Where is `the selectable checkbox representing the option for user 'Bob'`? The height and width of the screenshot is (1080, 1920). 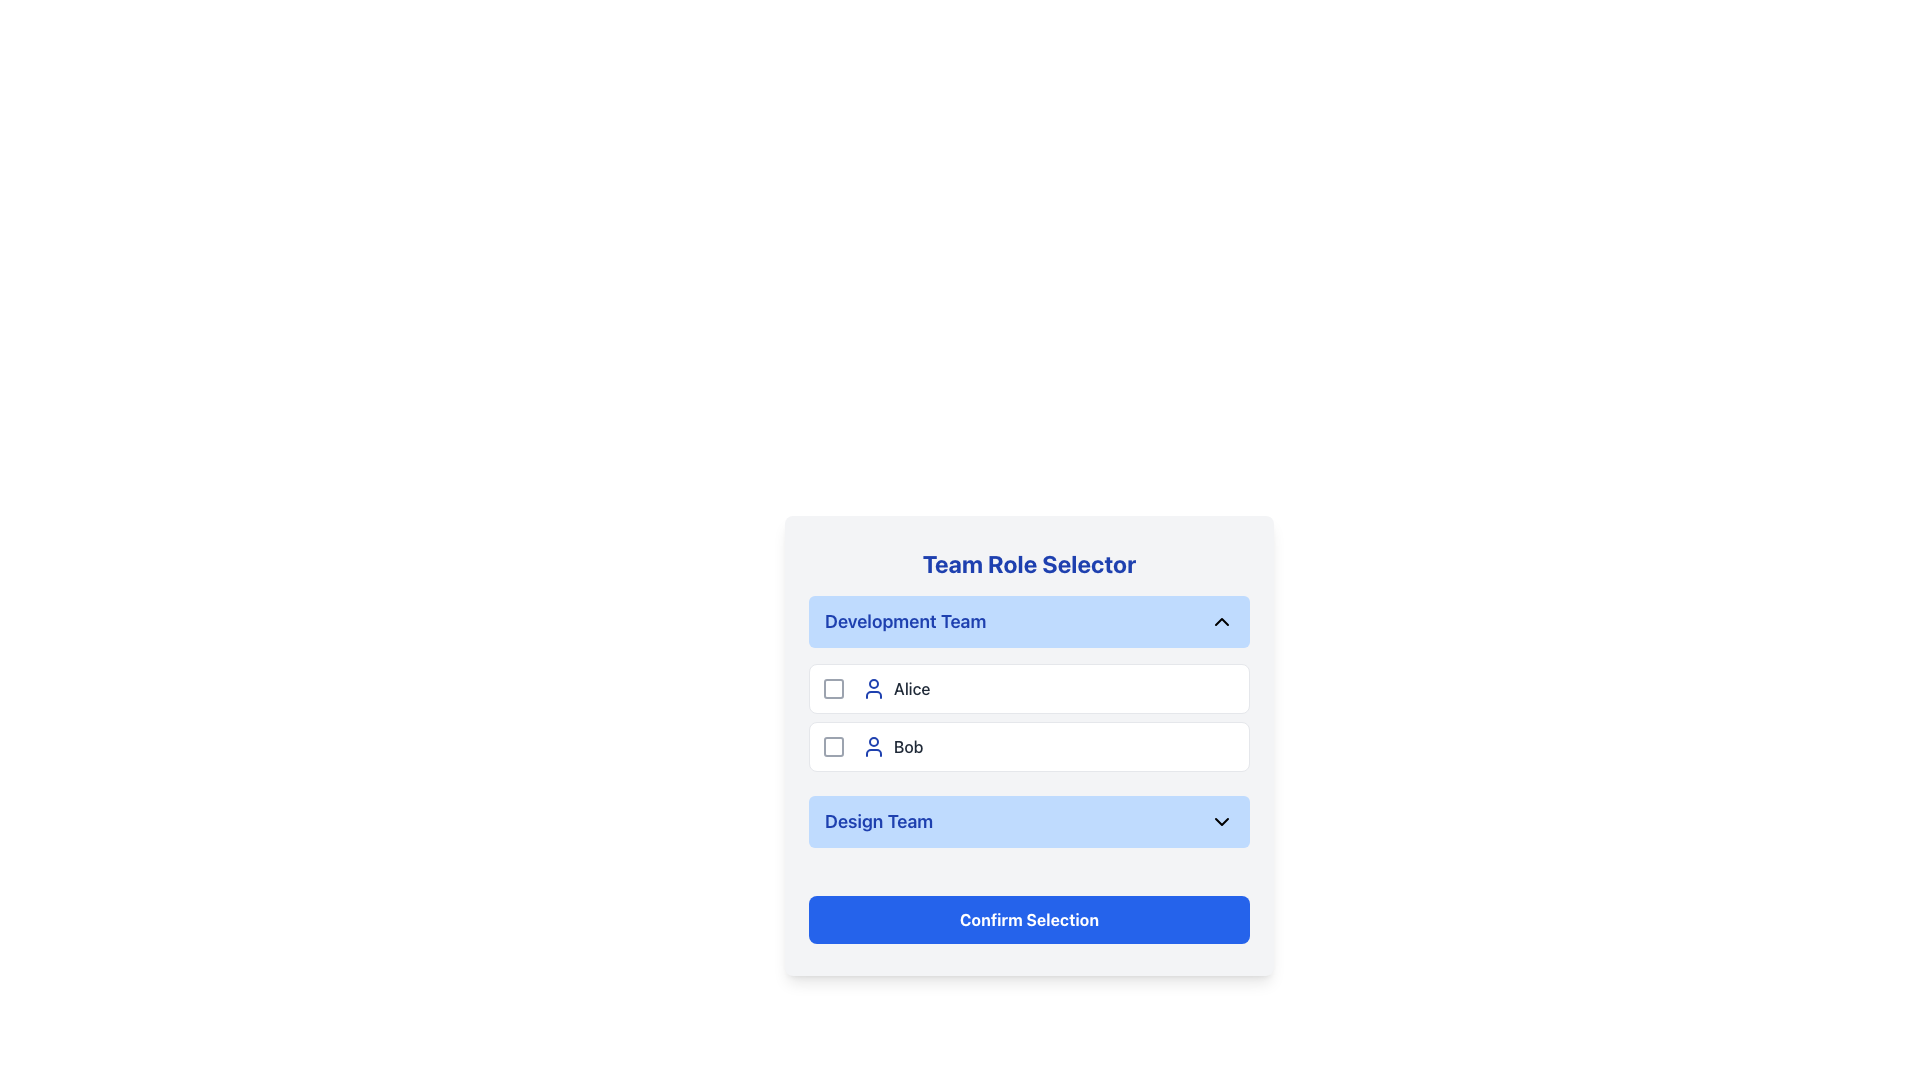 the selectable checkbox representing the option for user 'Bob' is located at coordinates (834, 747).